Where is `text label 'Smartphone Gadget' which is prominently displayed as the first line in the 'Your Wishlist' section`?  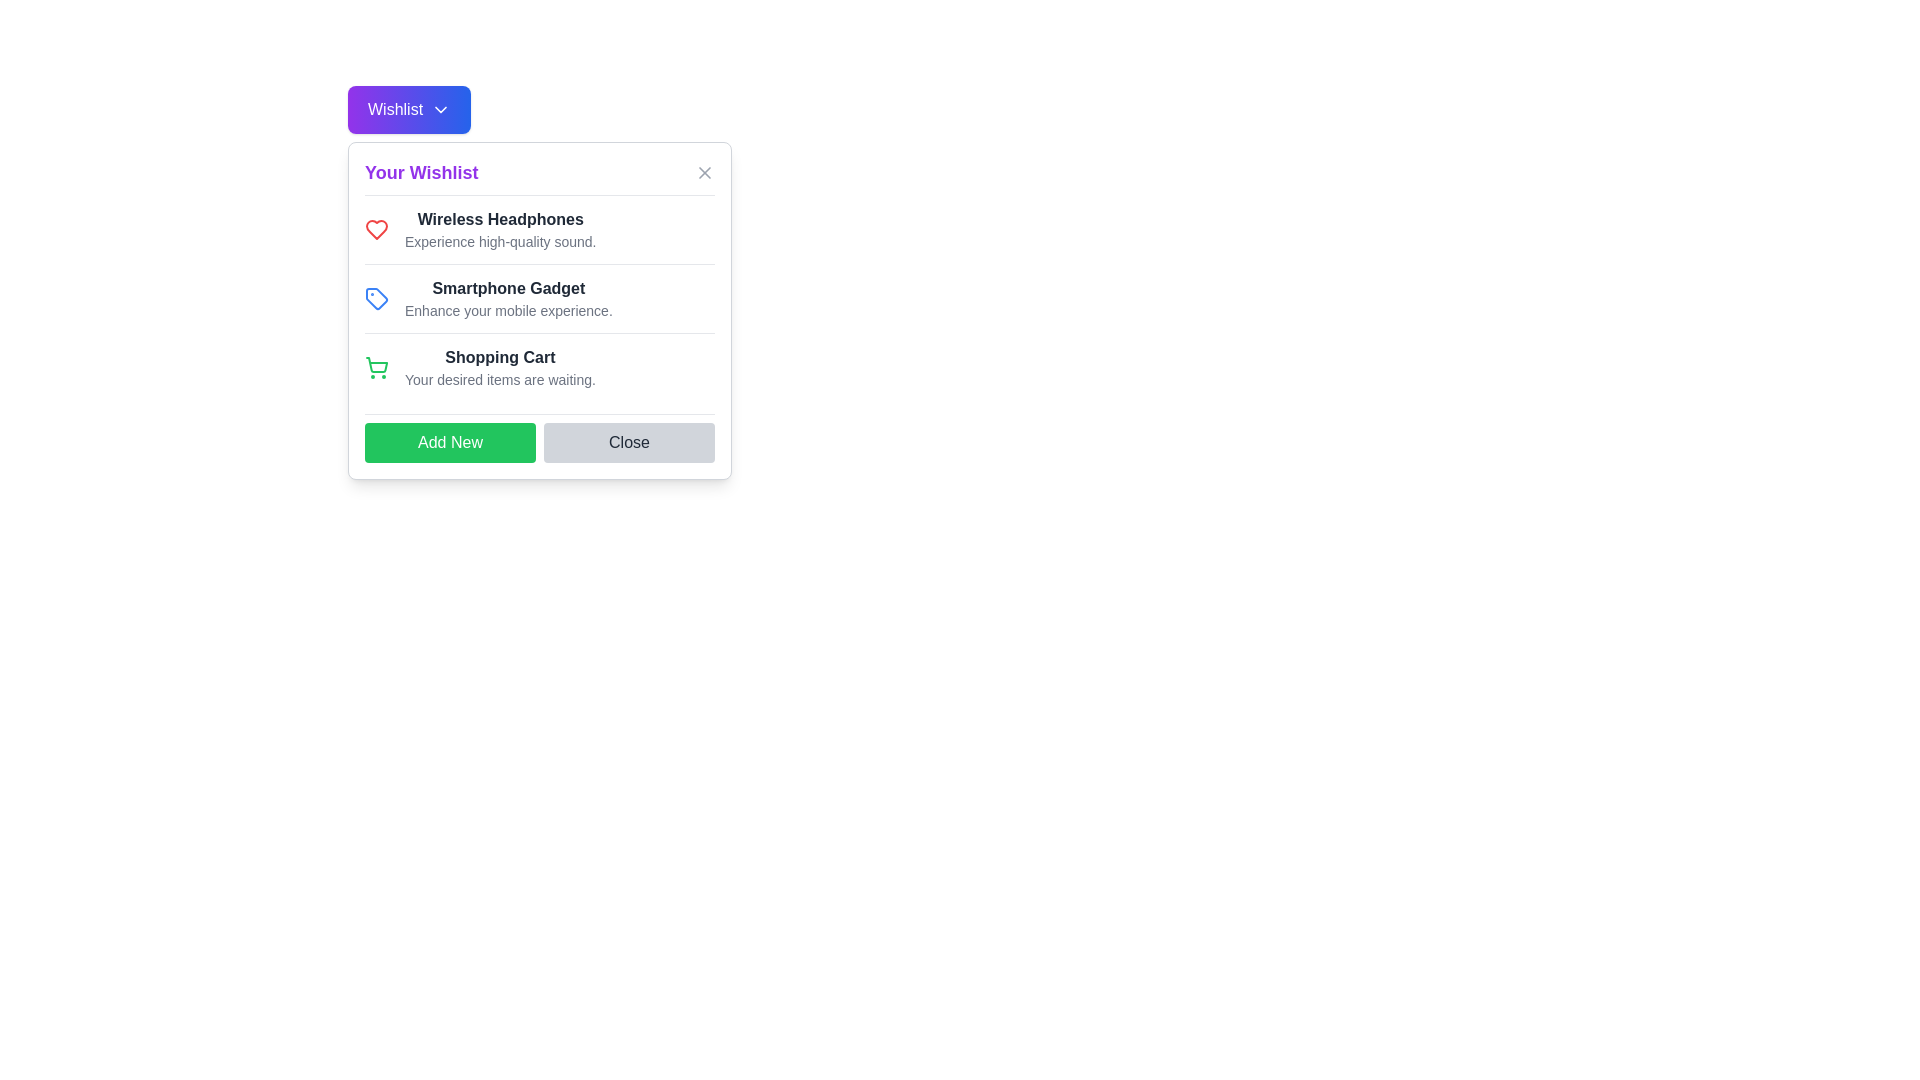
text label 'Smartphone Gadget' which is prominently displayed as the first line in the 'Your Wishlist' section is located at coordinates (508, 289).